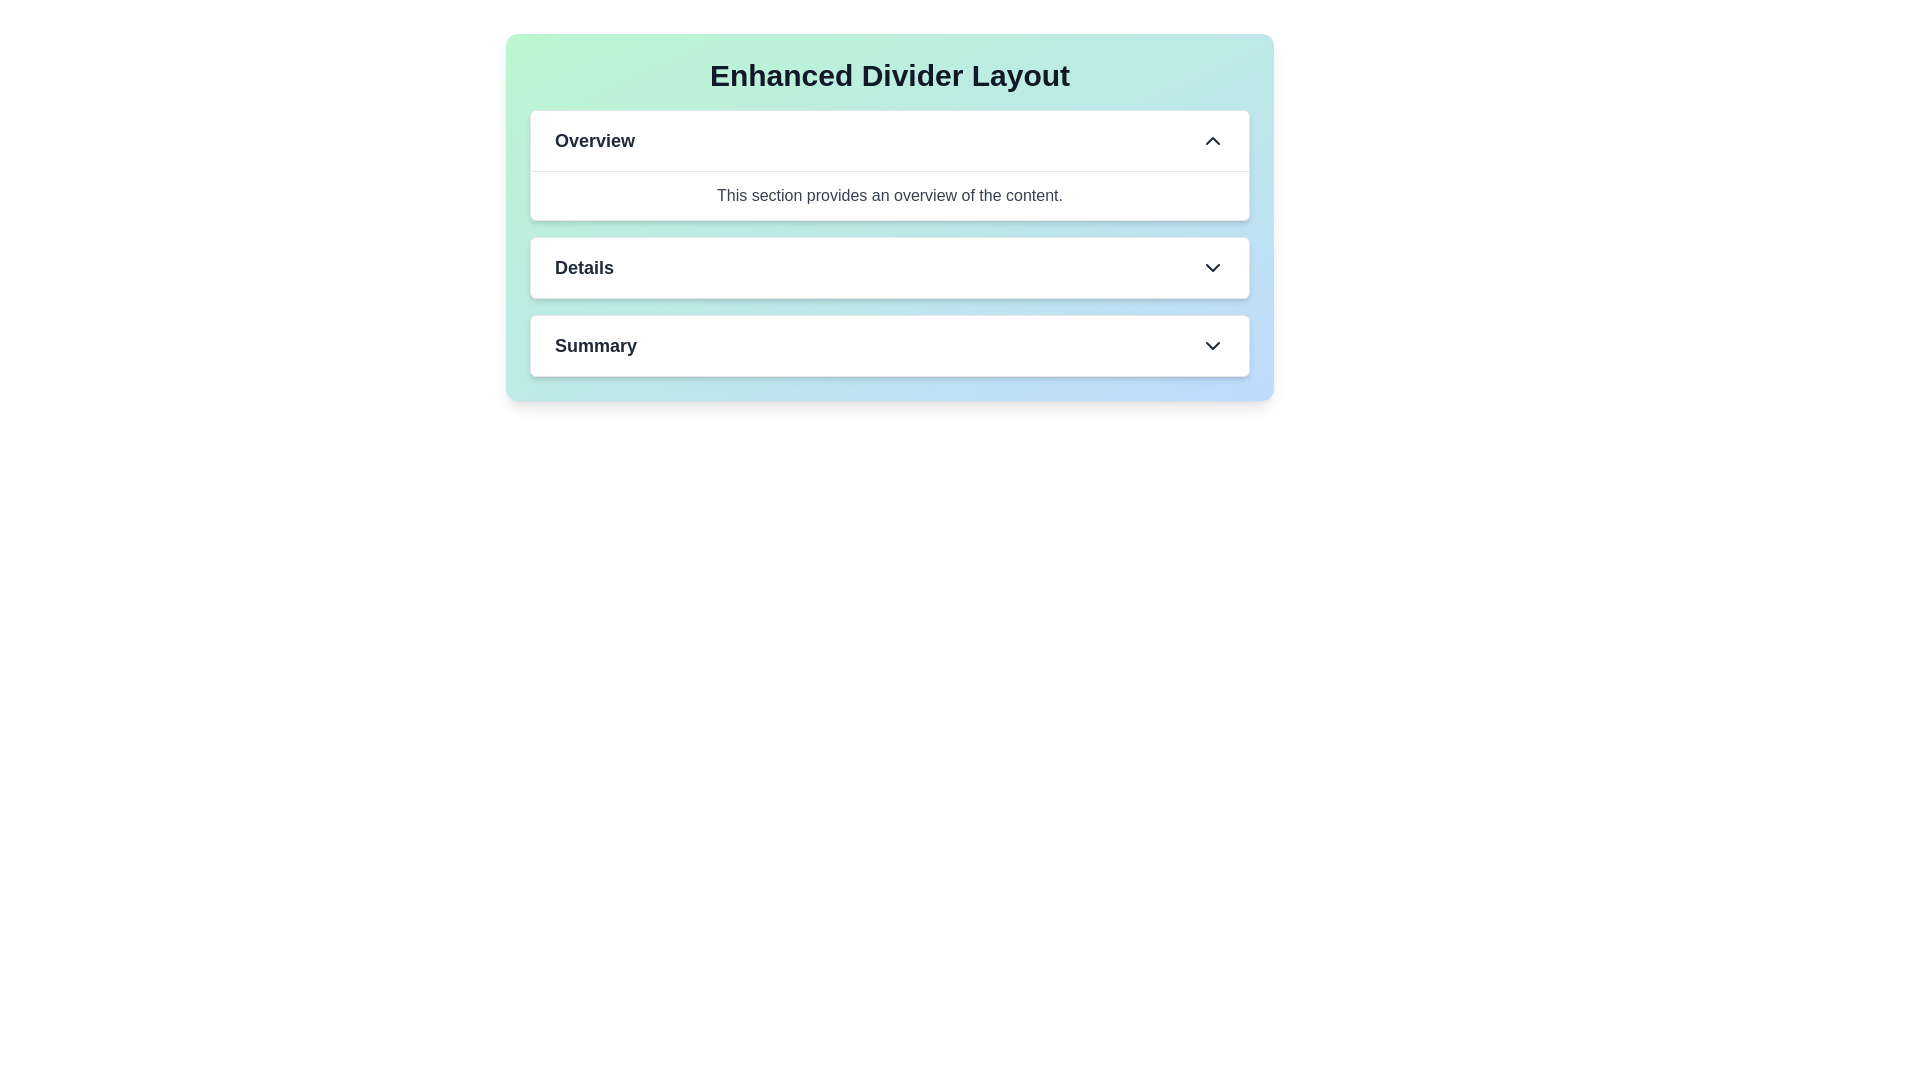  Describe the element at coordinates (1212, 140) in the screenshot. I see `the toggle icon located in the upper-right corner of the 'Overview' section` at that location.